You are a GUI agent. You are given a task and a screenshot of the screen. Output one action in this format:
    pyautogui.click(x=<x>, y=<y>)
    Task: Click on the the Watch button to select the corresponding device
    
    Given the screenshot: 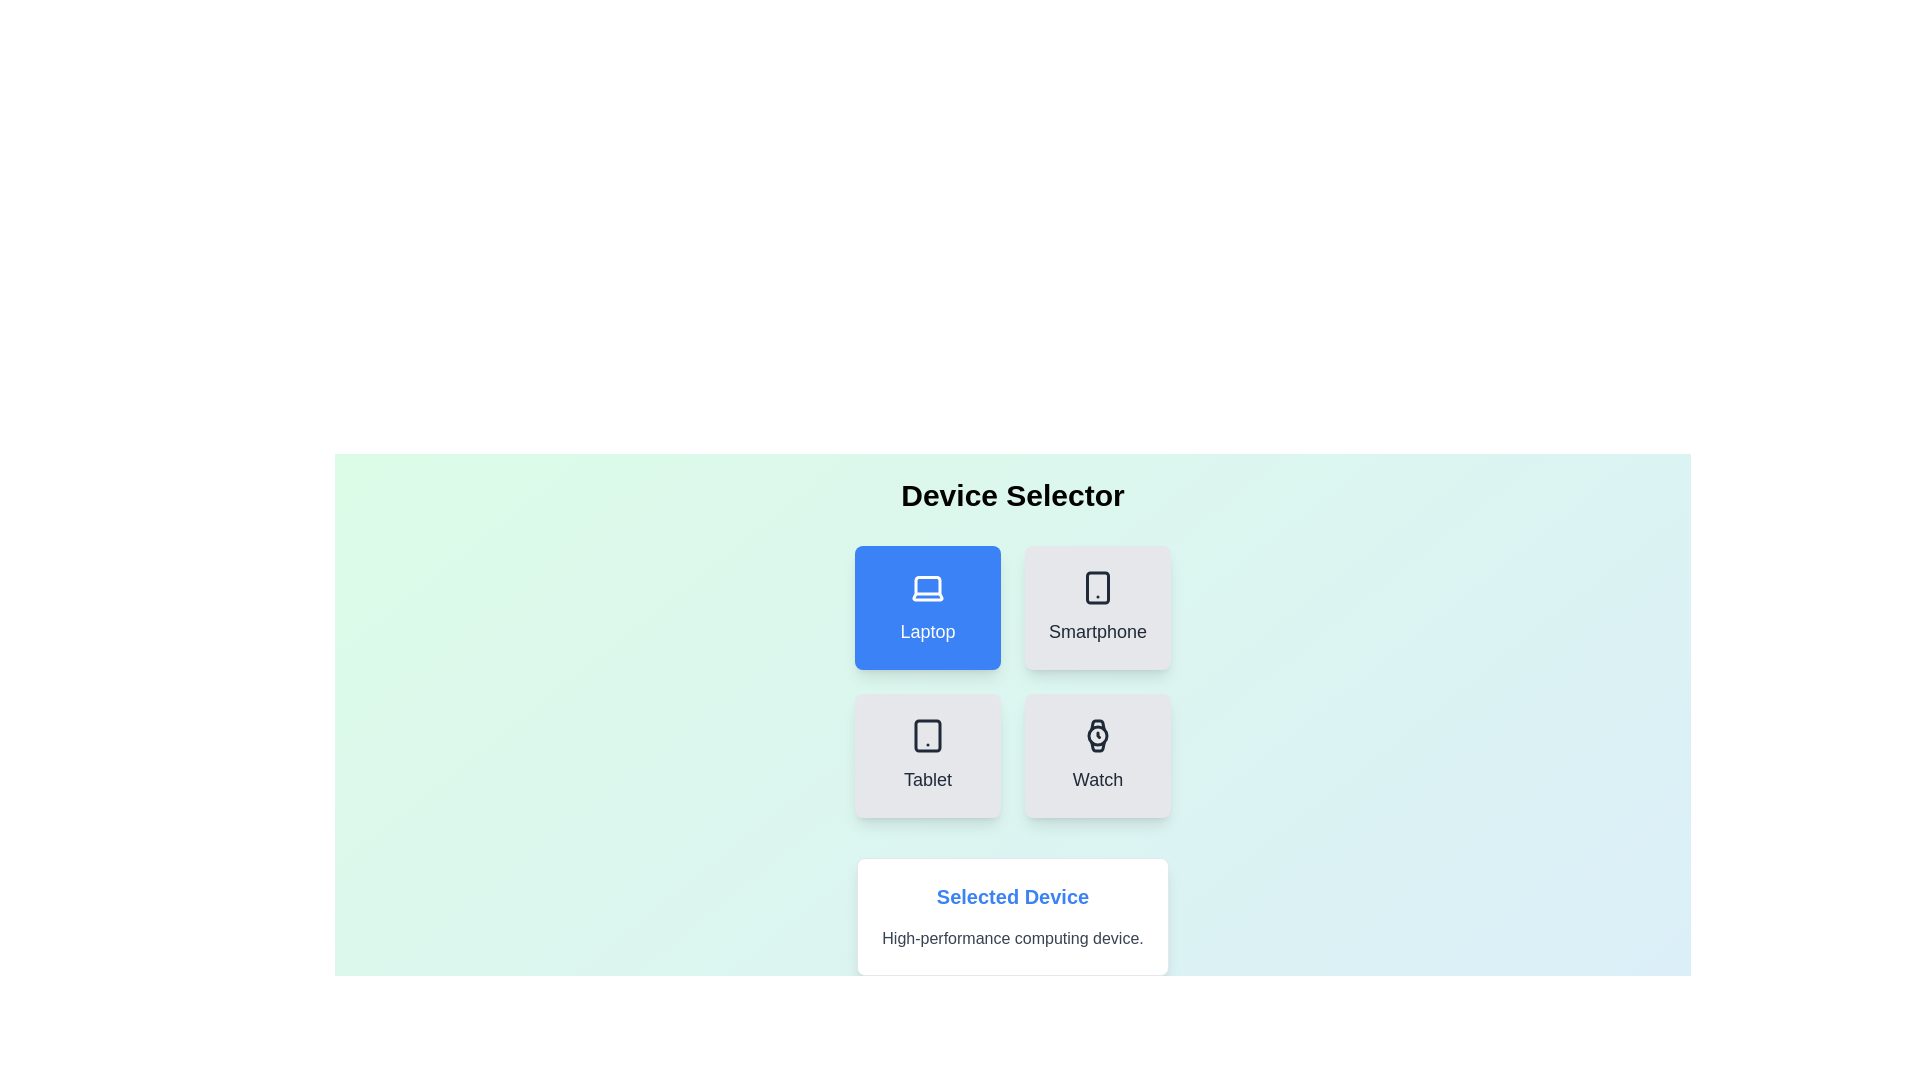 What is the action you would take?
    pyautogui.click(x=1097, y=756)
    